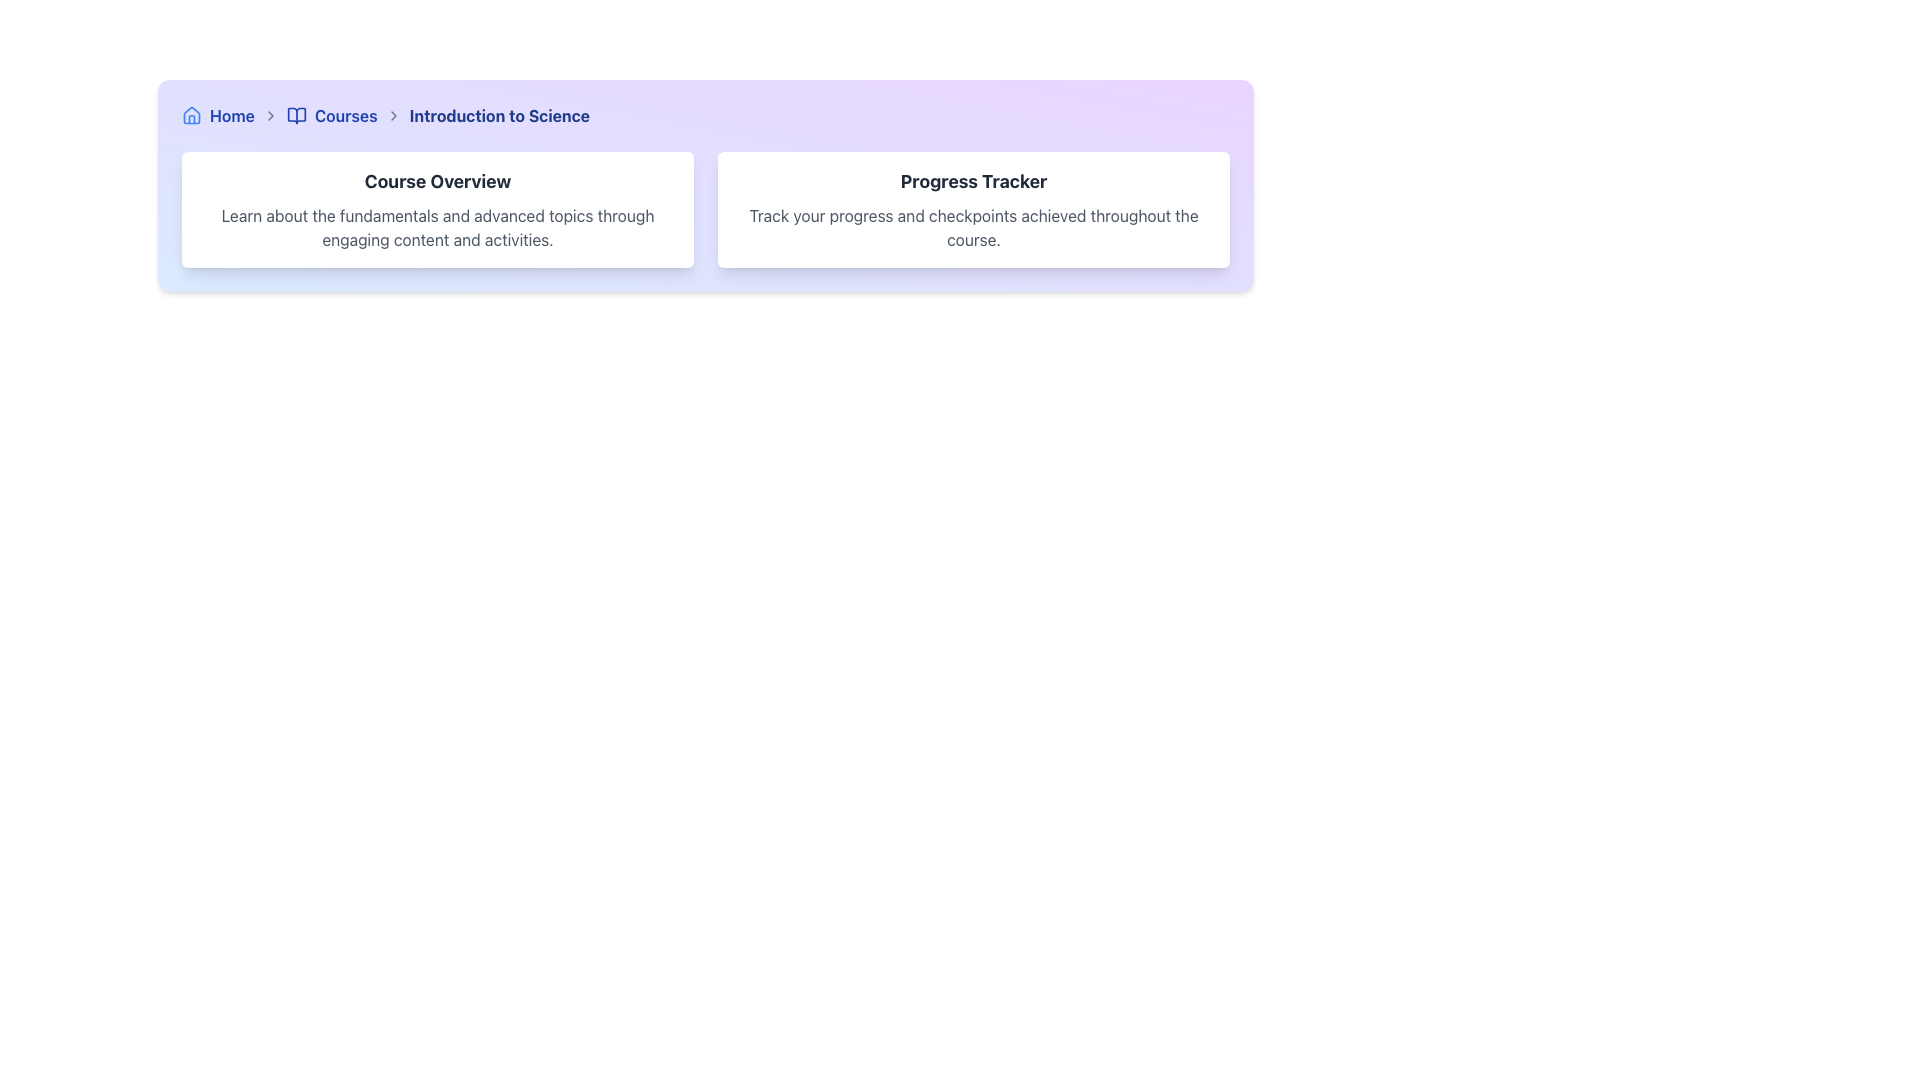 Image resolution: width=1920 pixels, height=1080 pixels. I want to click on the decorative 'Courses' icon in the breadcrumb navigation, which is positioned to the left of the text 'Courses', so click(295, 115).